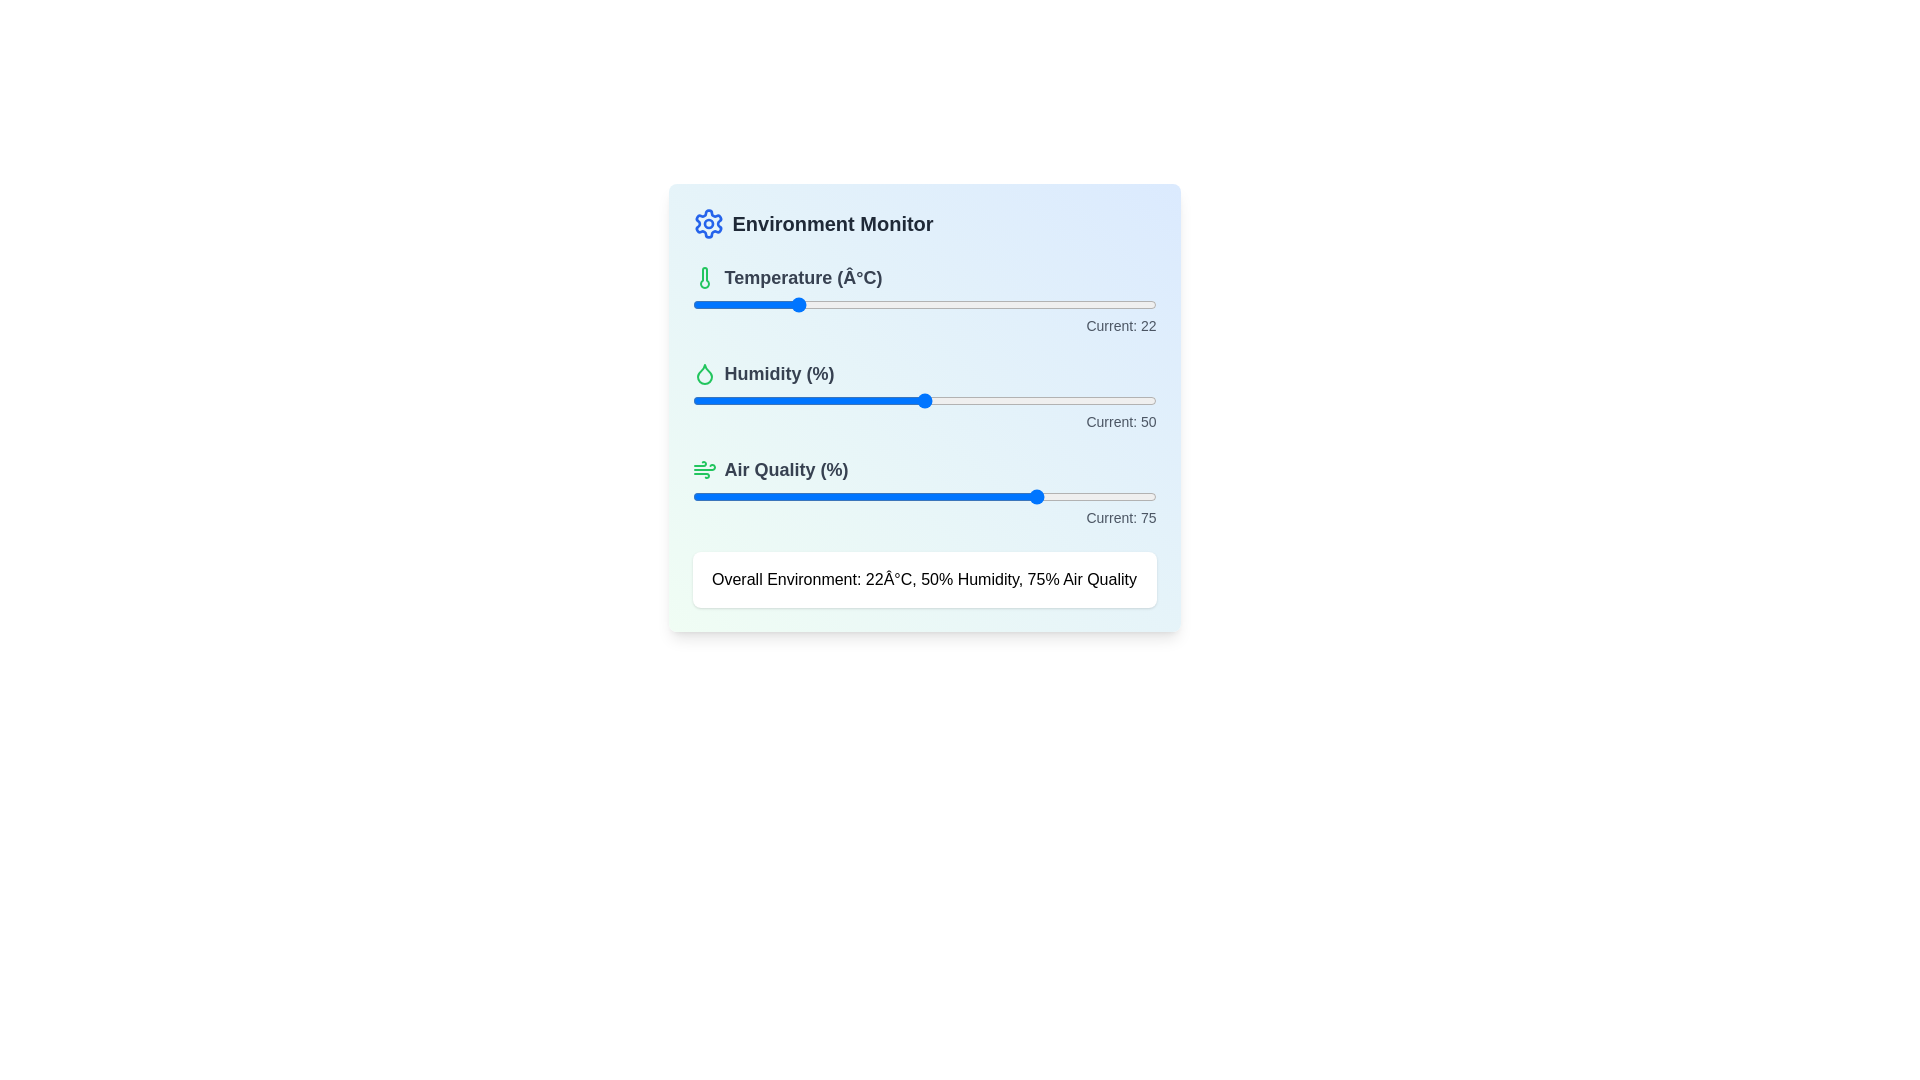 The width and height of the screenshot is (1920, 1080). What do you see at coordinates (1113, 304) in the screenshot?
I see `the temperature slider to set the temperature to 91 degrees Celsius` at bounding box center [1113, 304].